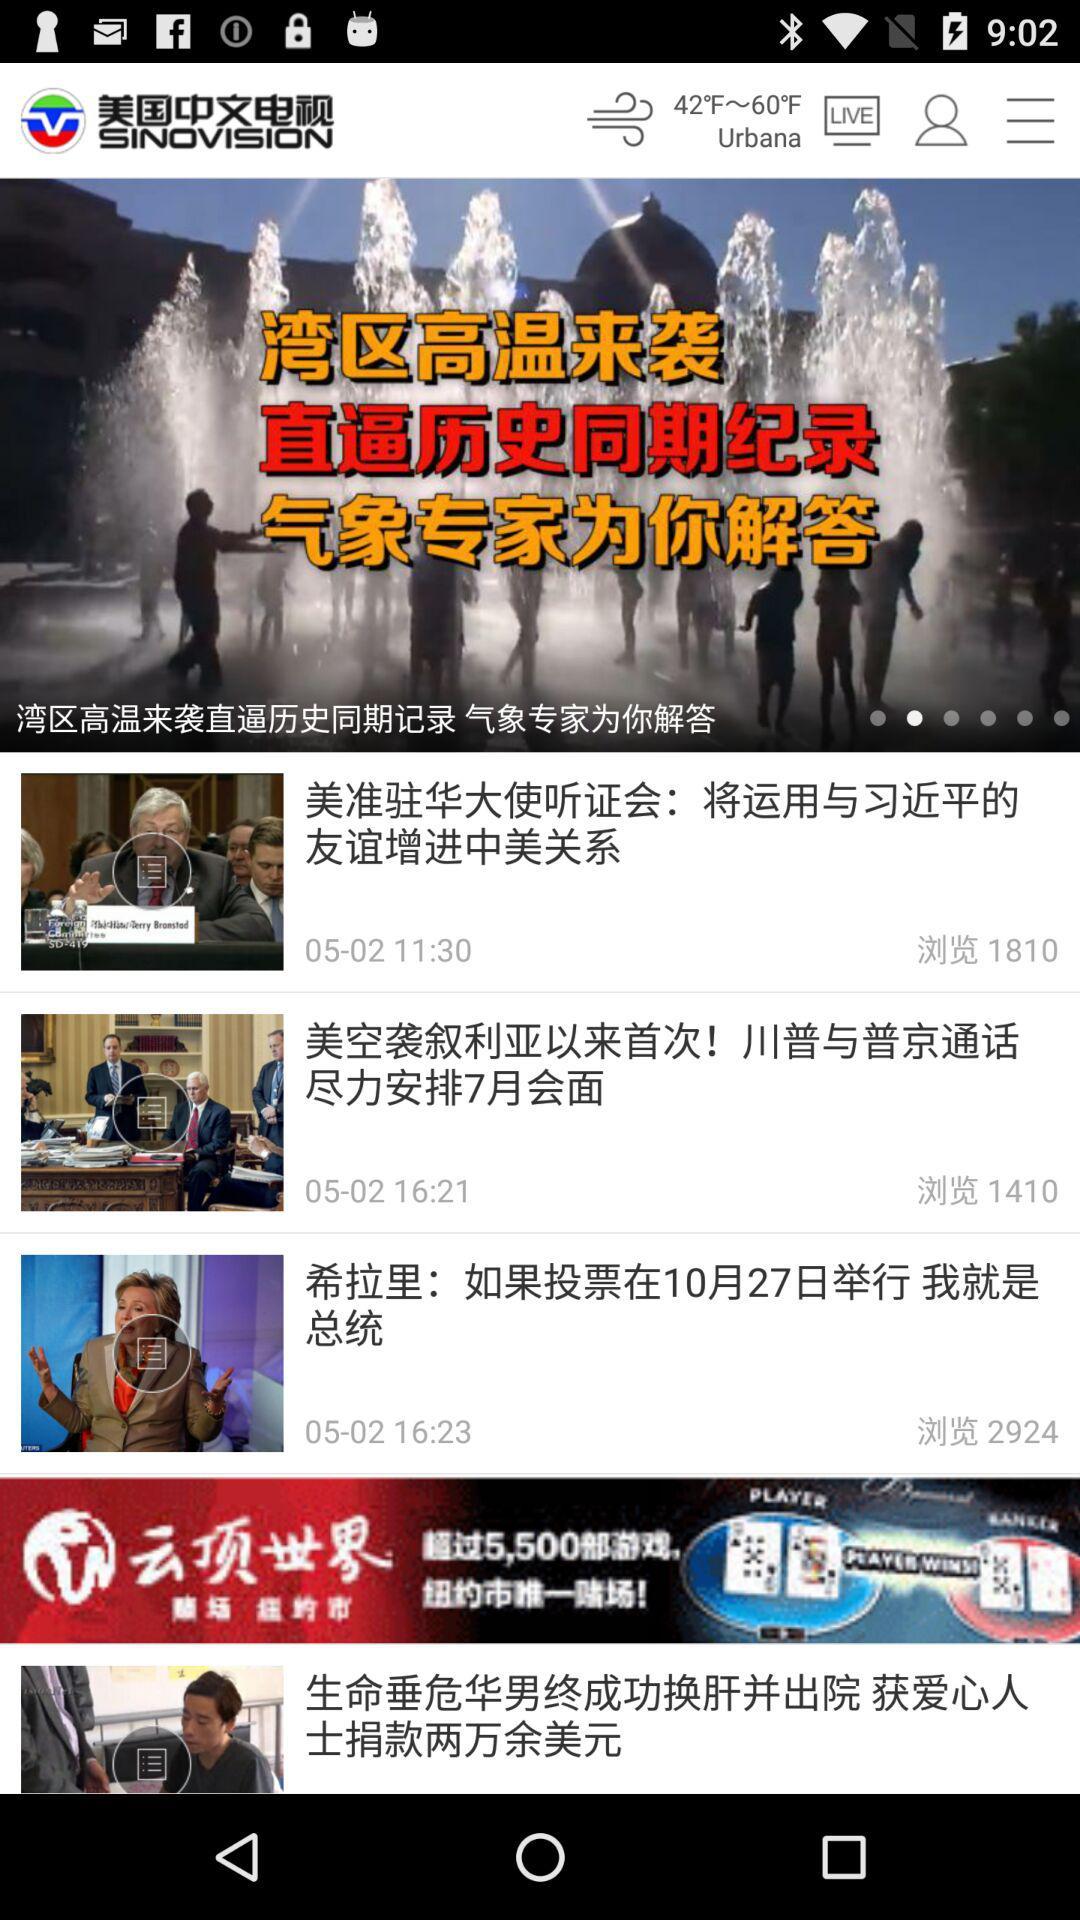 The width and height of the screenshot is (1080, 1920). What do you see at coordinates (1030, 128) in the screenshot?
I see `the menu icon` at bounding box center [1030, 128].